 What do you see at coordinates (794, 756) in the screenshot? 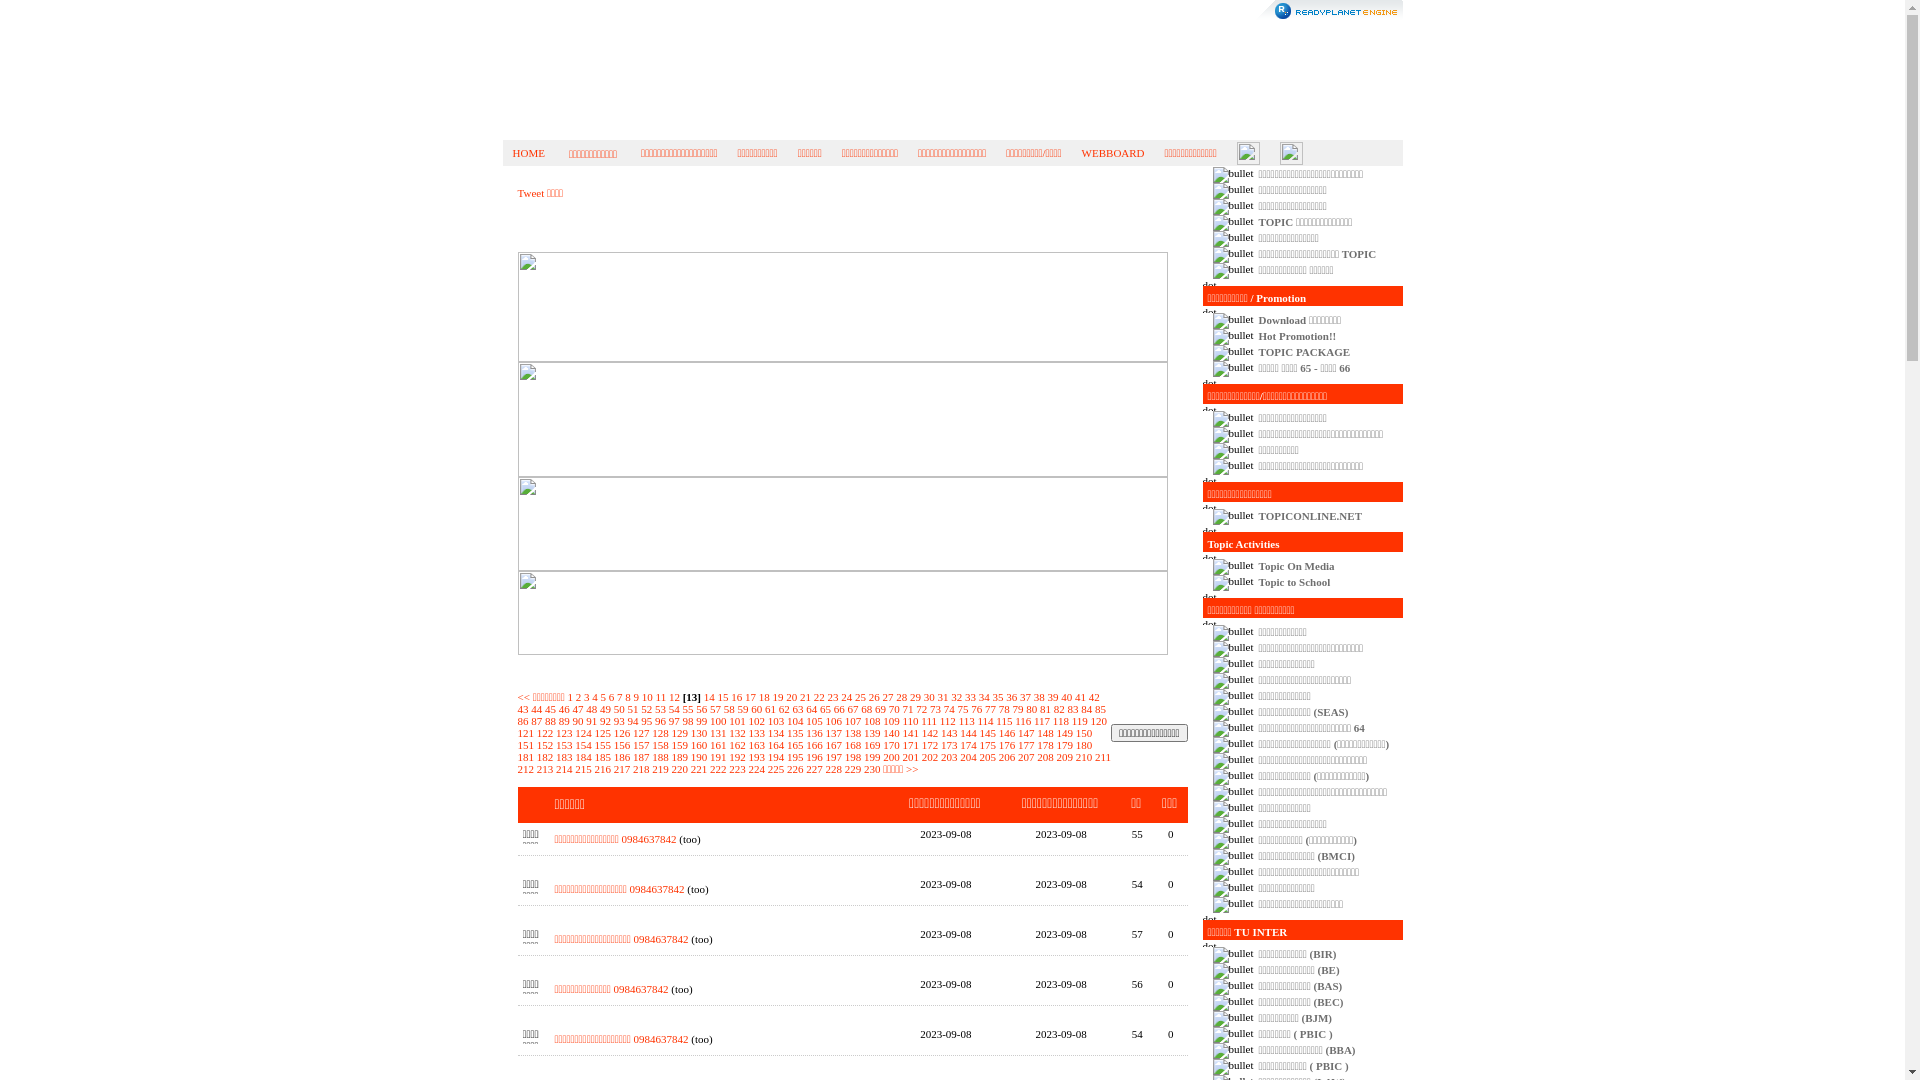
I see `'195'` at bounding box center [794, 756].